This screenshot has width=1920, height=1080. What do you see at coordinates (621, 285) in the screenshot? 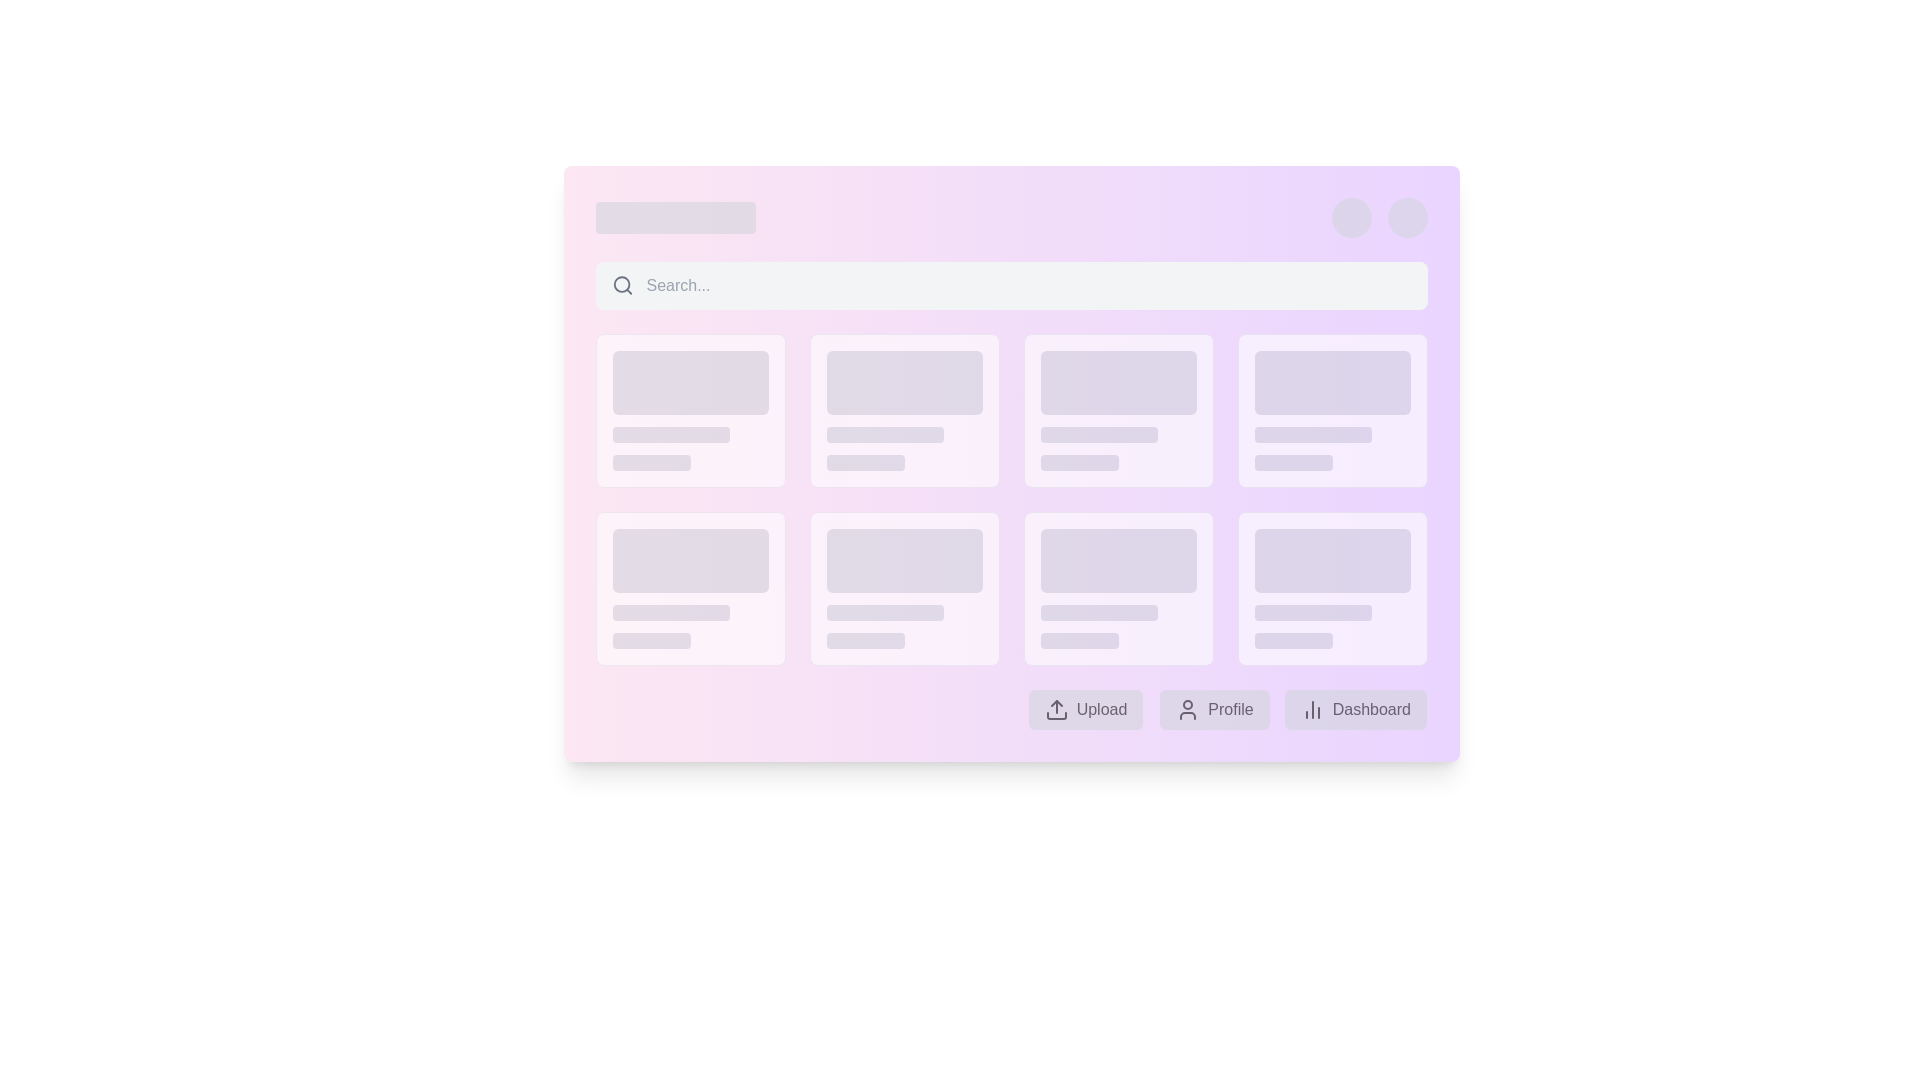
I see `the circular inner part of the magnifying glass icon located left of the search bar` at bounding box center [621, 285].